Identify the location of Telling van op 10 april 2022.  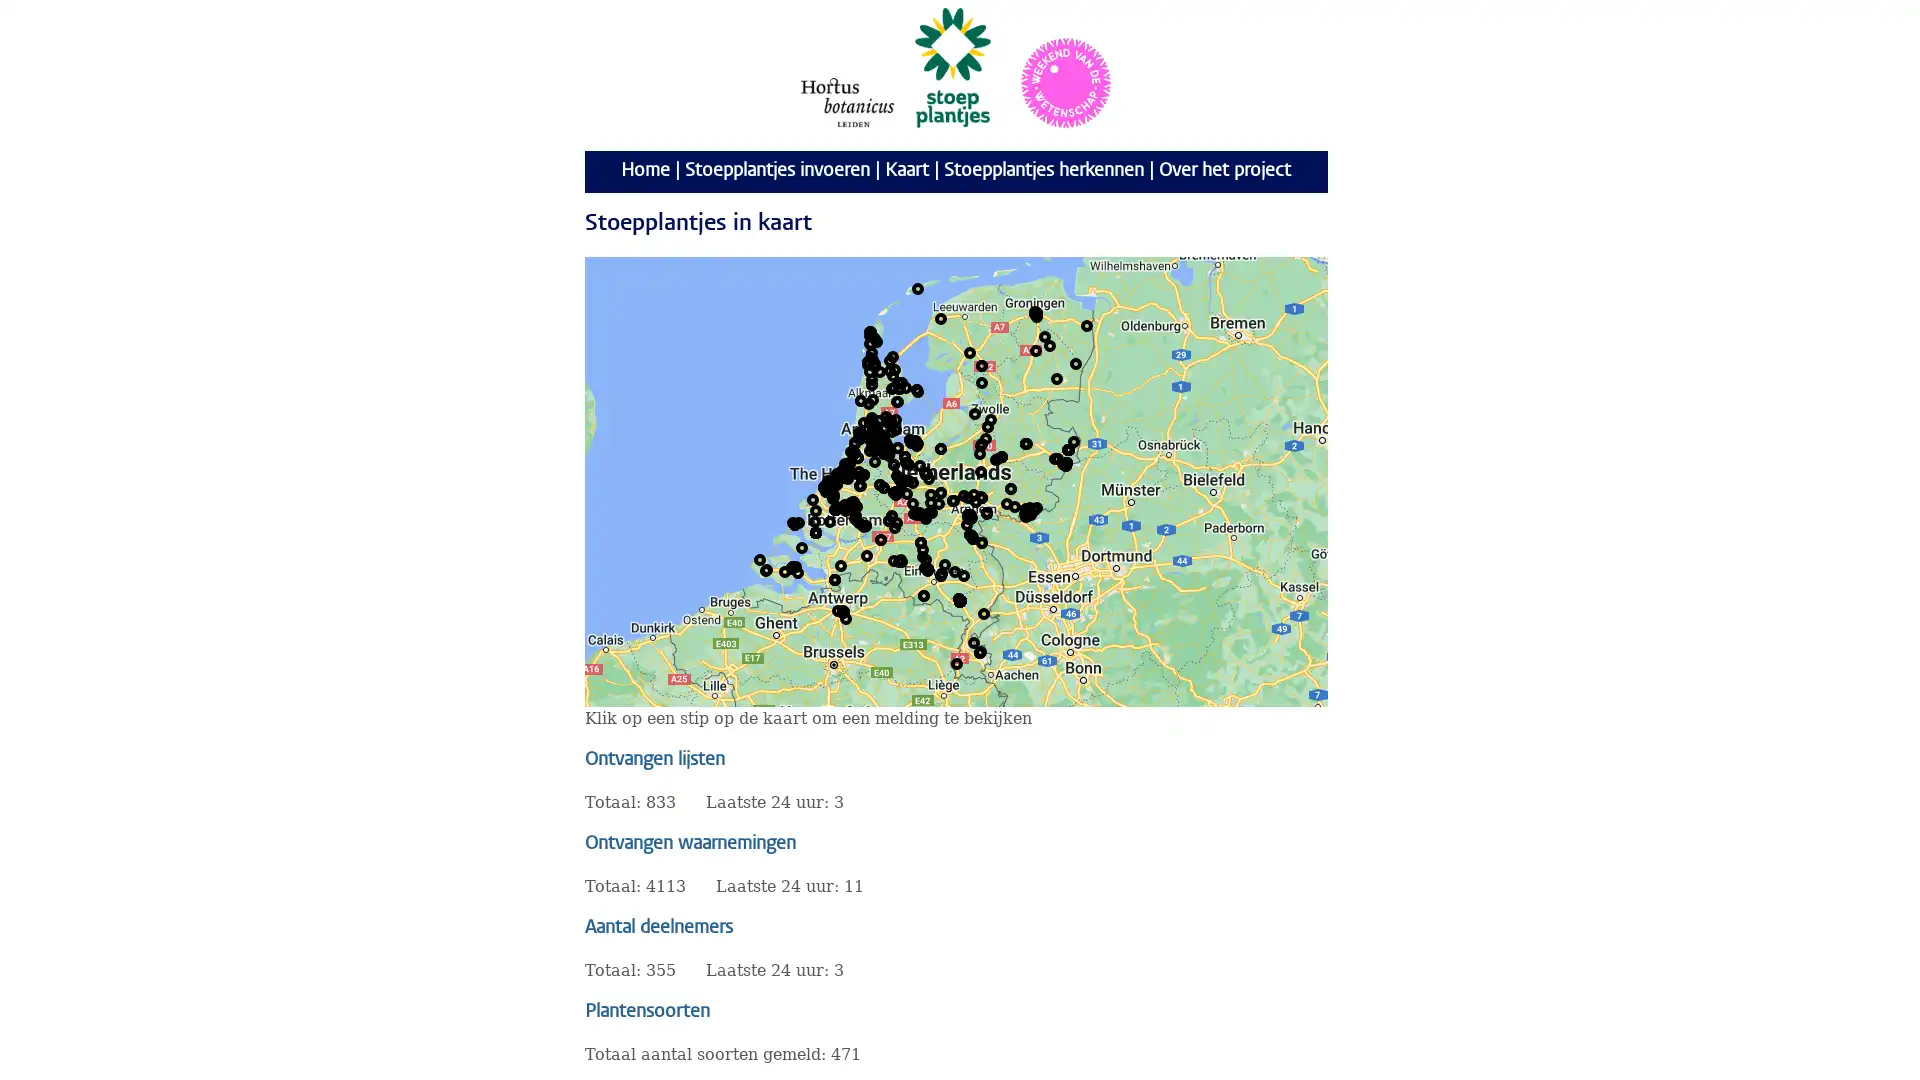
(1055, 378).